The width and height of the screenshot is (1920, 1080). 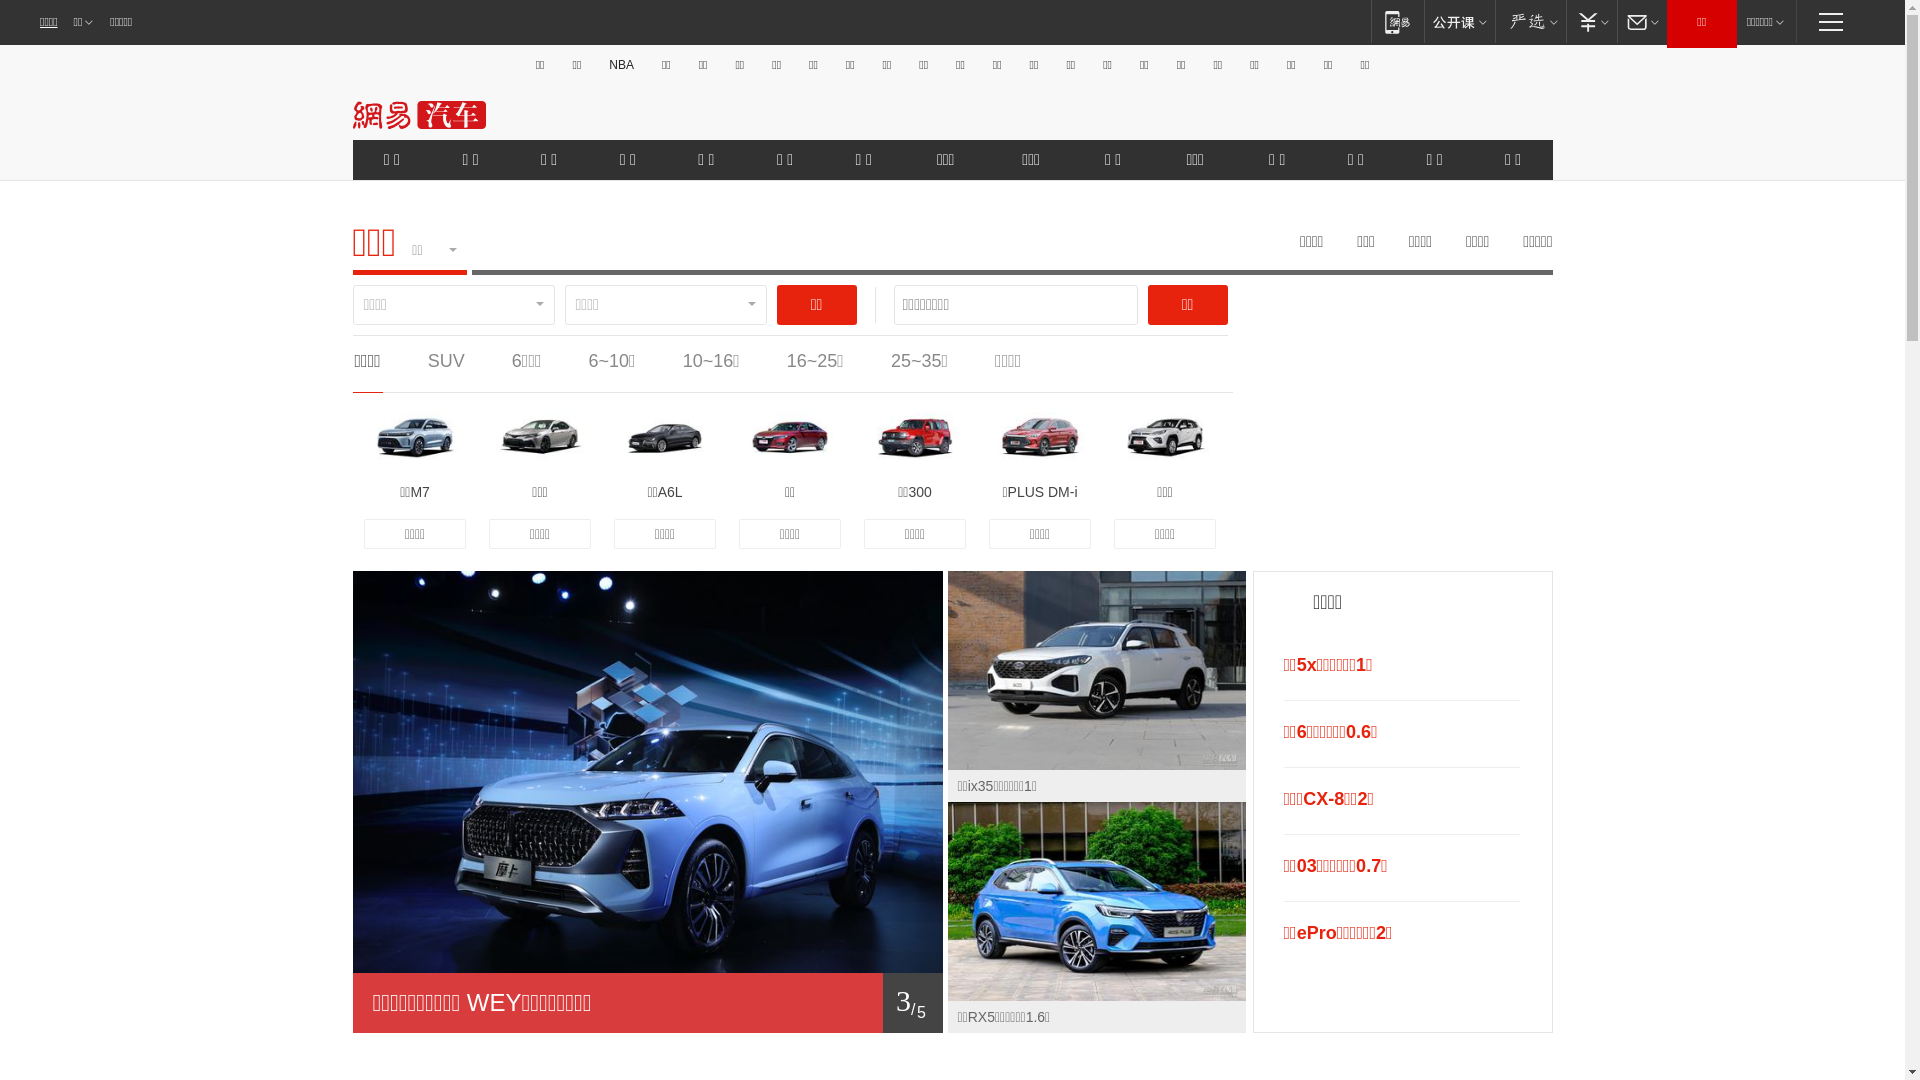 What do you see at coordinates (445, 361) in the screenshot?
I see `'SUV'` at bounding box center [445, 361].